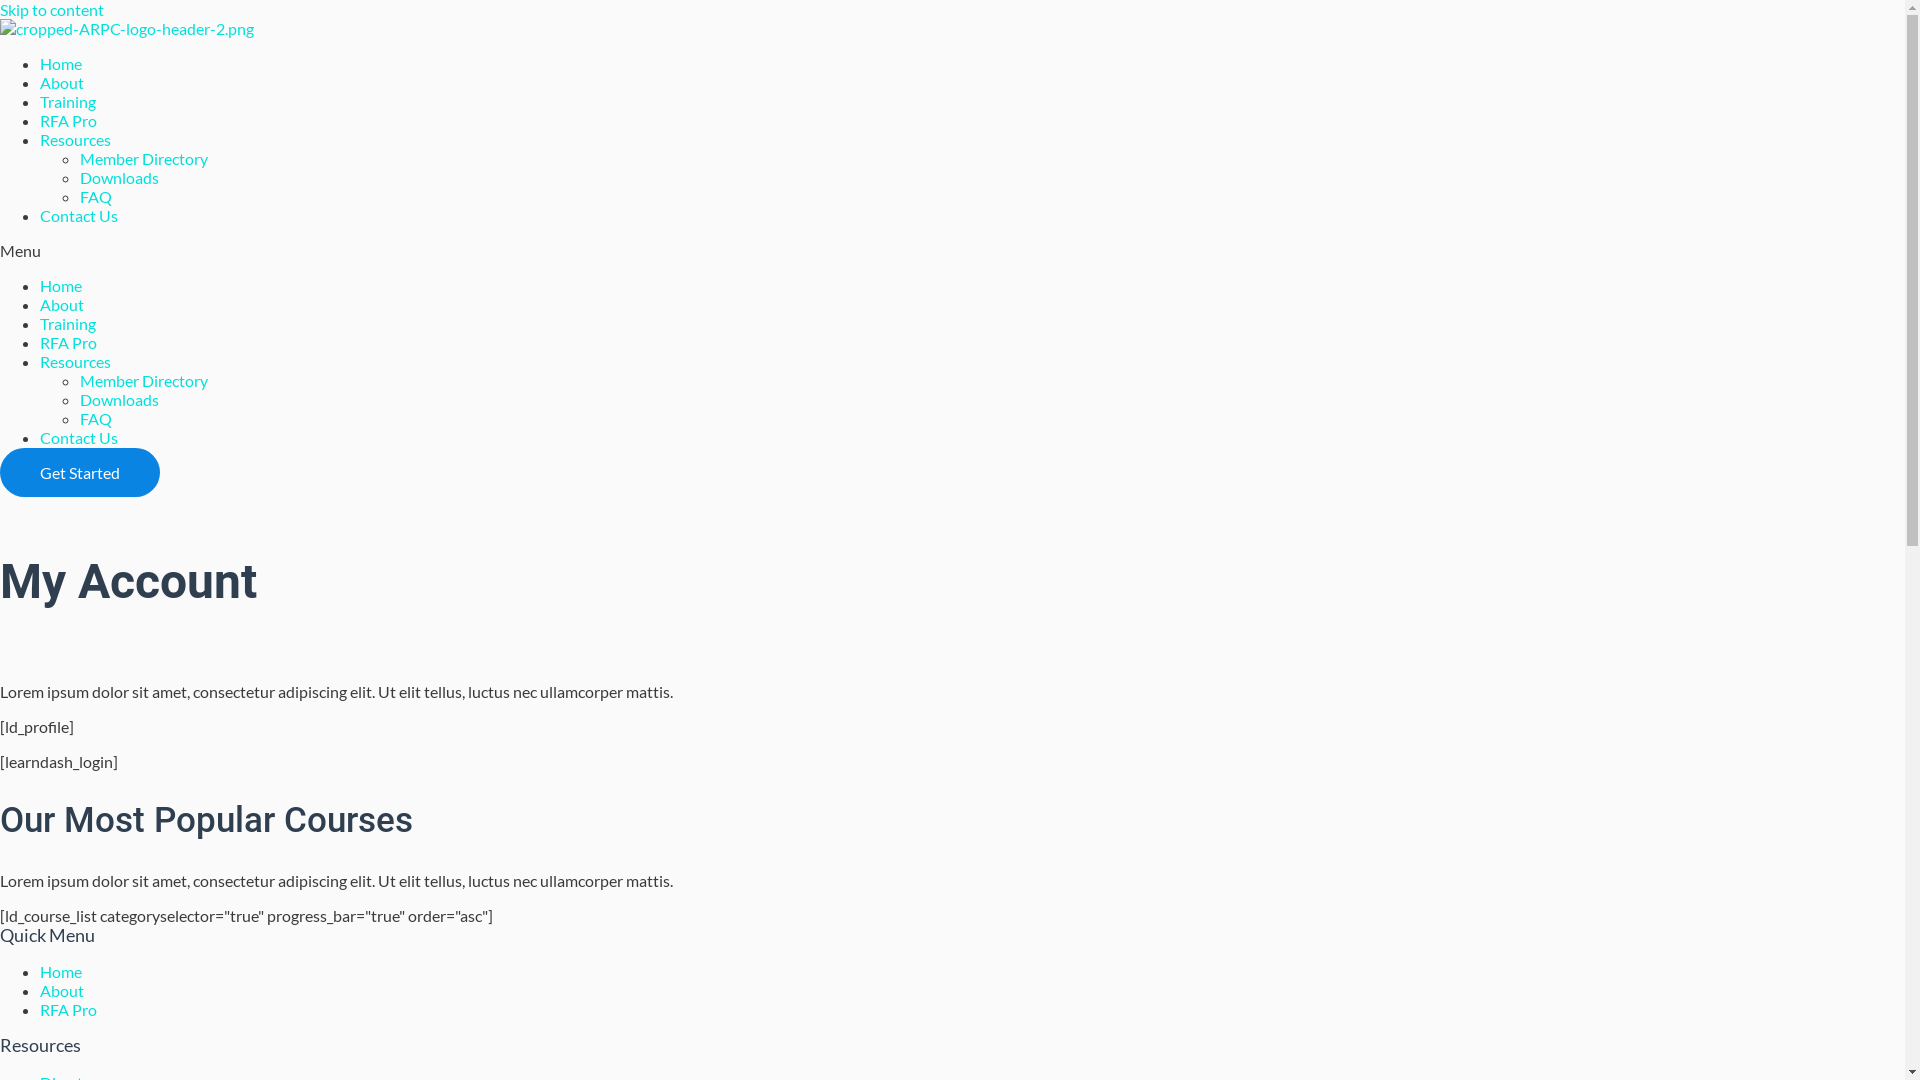  I want to click on 'Downloads', so click(118, 399).